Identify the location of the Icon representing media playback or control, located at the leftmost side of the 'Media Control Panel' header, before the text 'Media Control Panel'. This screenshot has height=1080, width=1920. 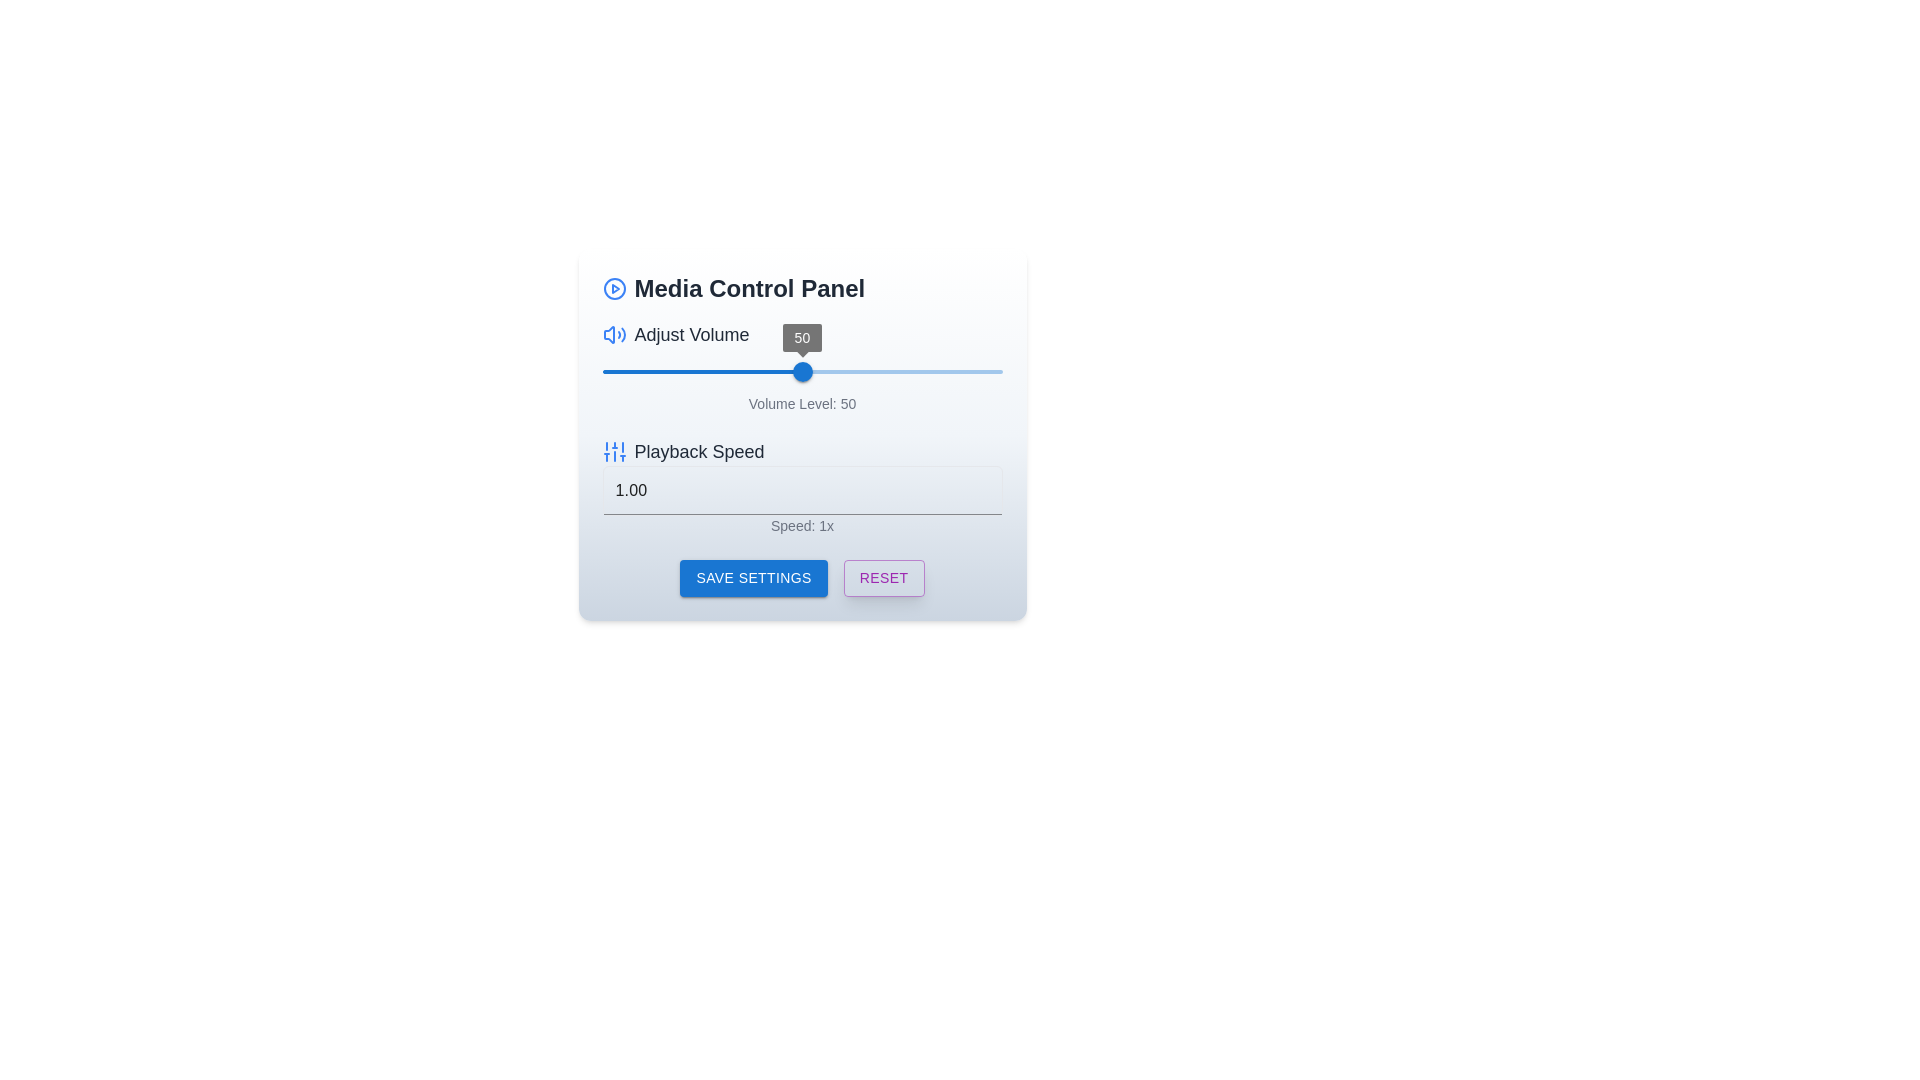
(613, 289).